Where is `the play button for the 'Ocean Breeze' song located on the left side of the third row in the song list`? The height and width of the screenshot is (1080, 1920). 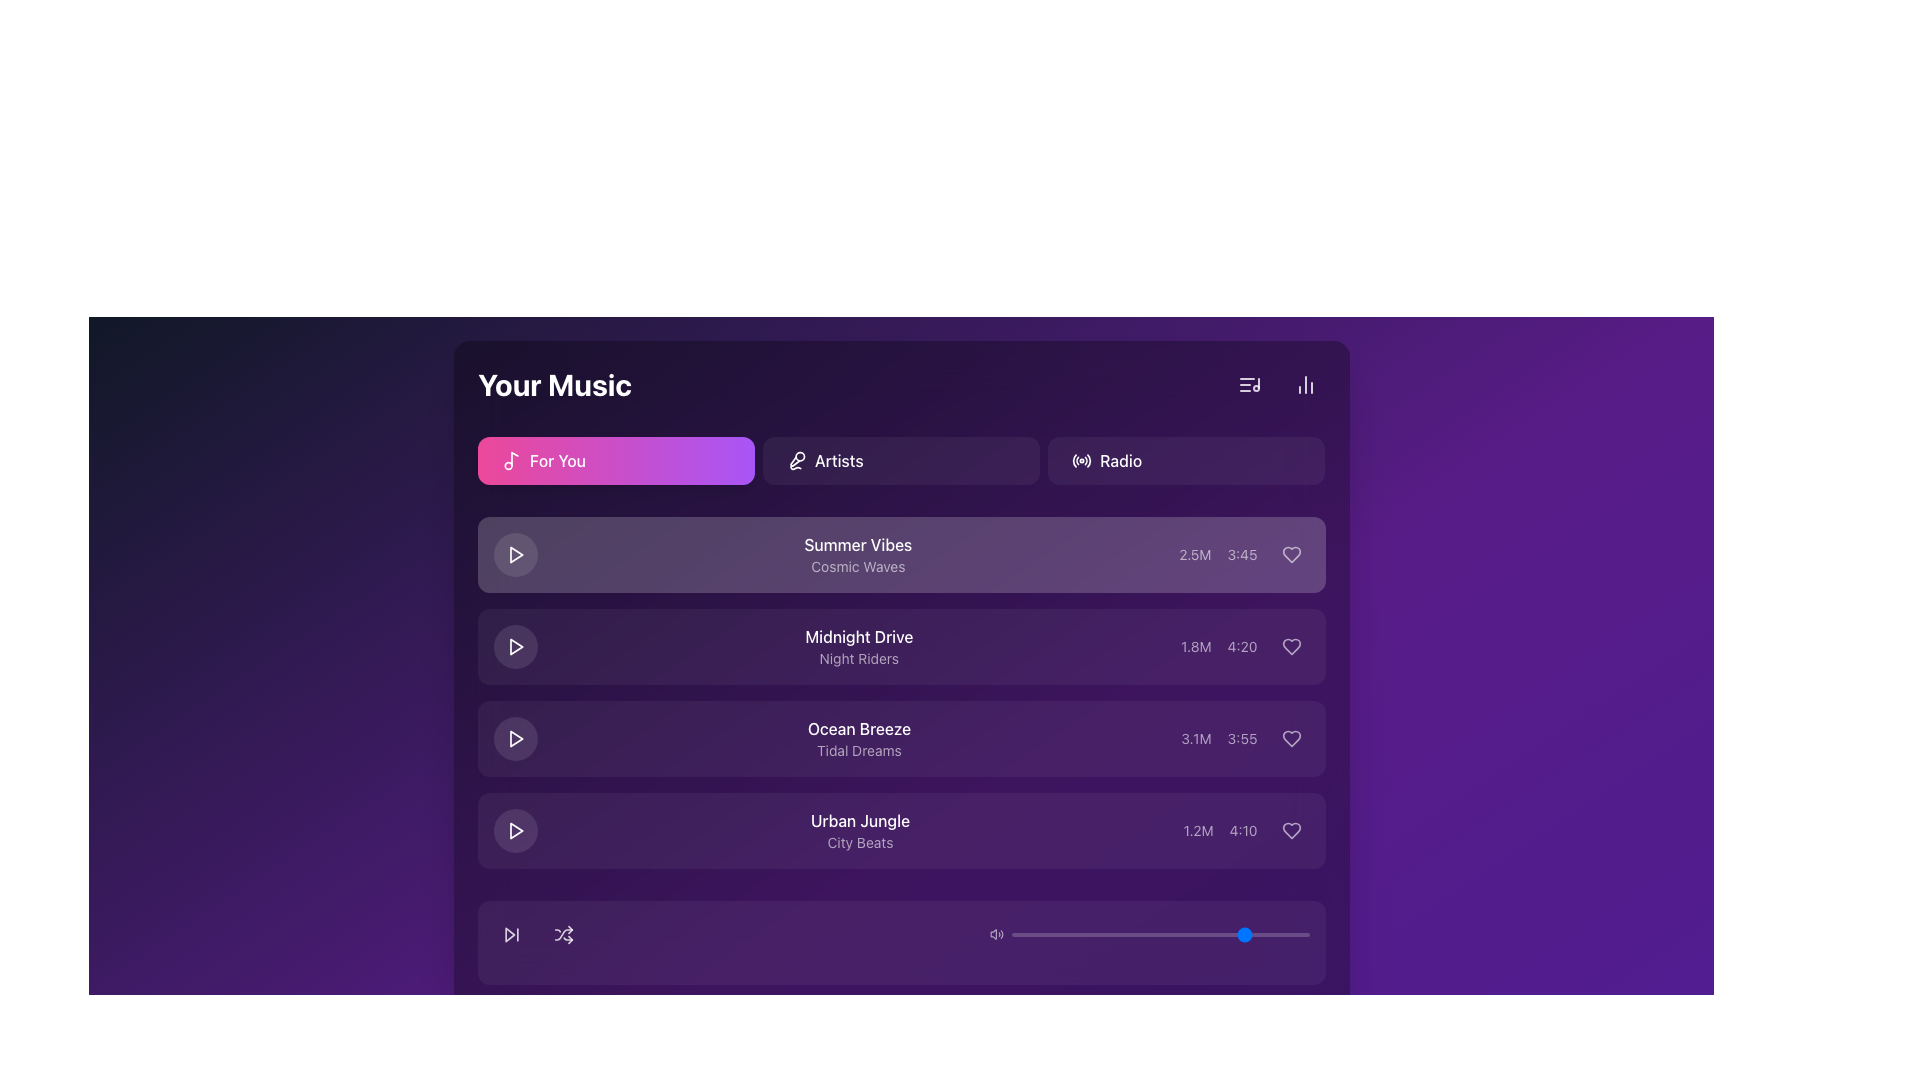 the play button for the 'Ocean Breeze' song located on the left side of the third row in the song list is located at coordinates (516, 739).